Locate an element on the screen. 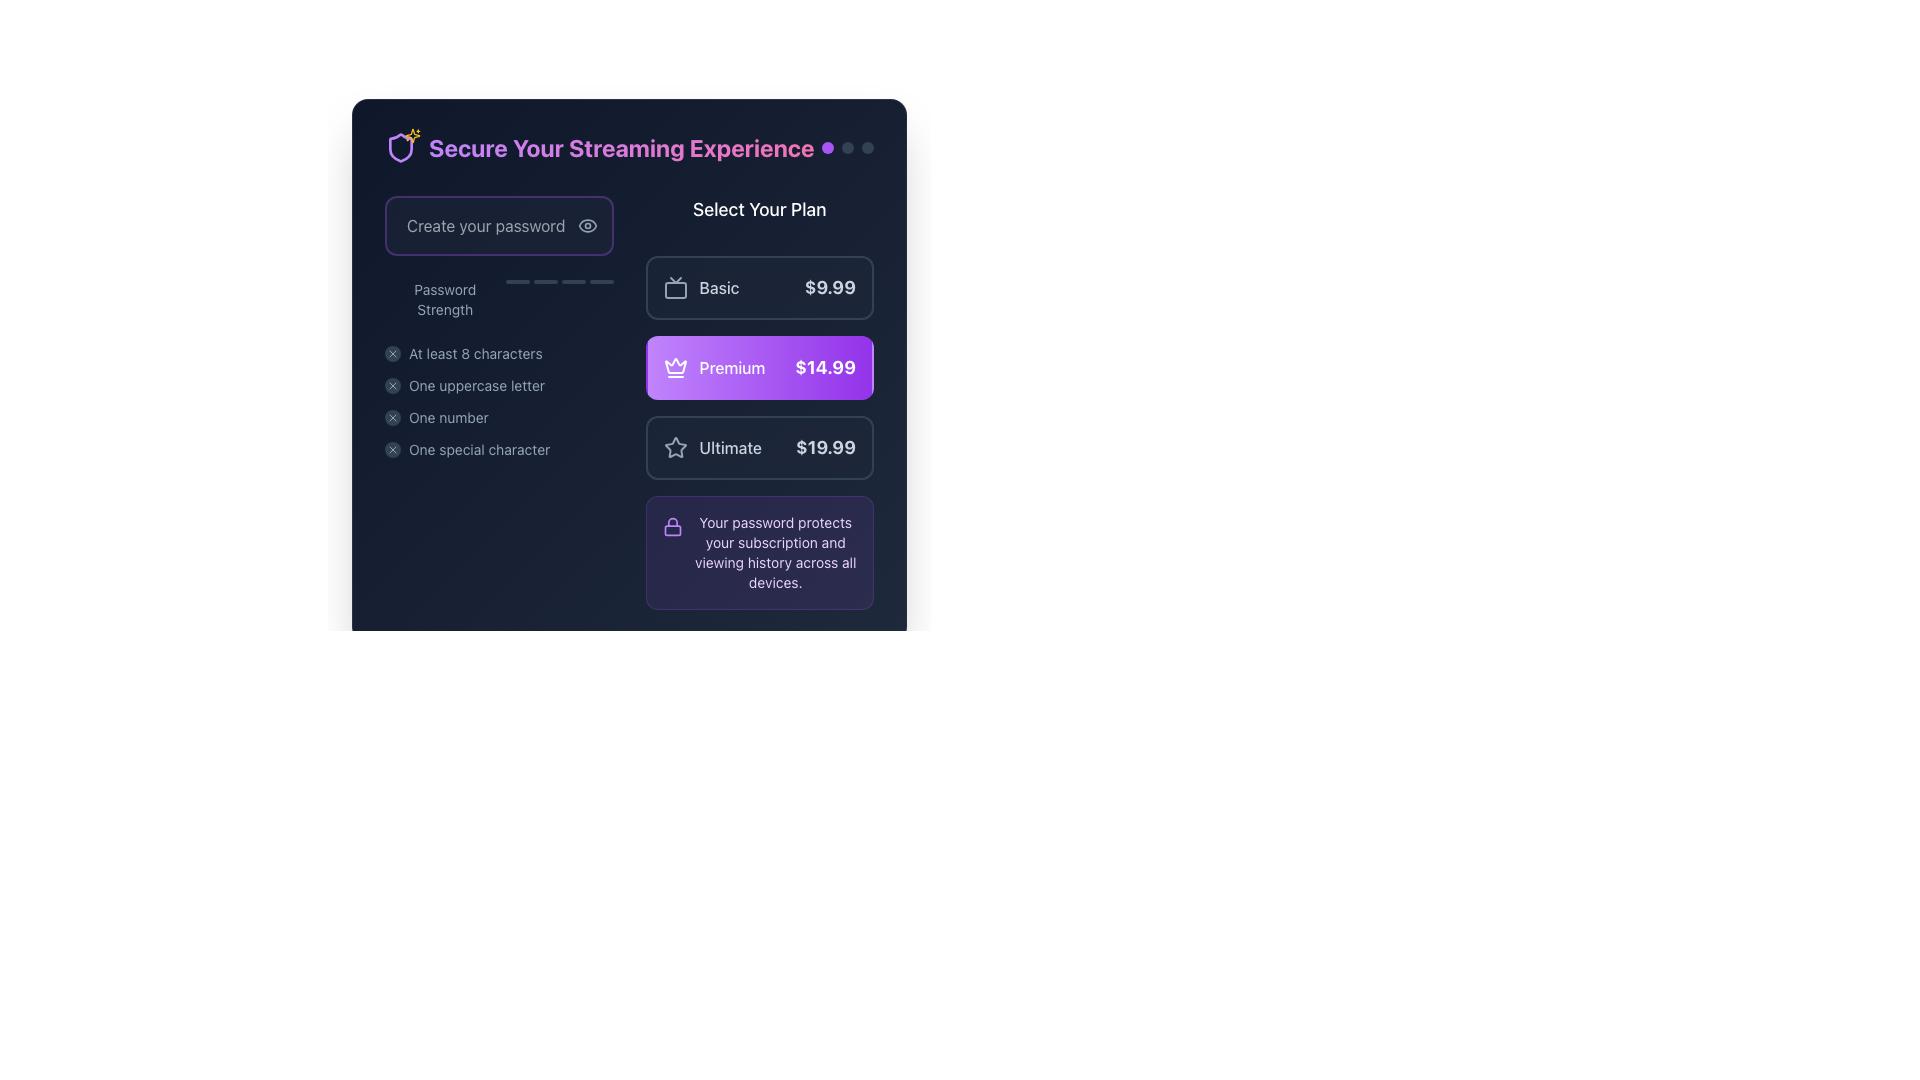 The image size is (1920, 1080). the first decorative visual indicator of the password strength meter, which represents weak password strength and is located directly under the 'Password Strength' label is located at coordinates (517, 281).